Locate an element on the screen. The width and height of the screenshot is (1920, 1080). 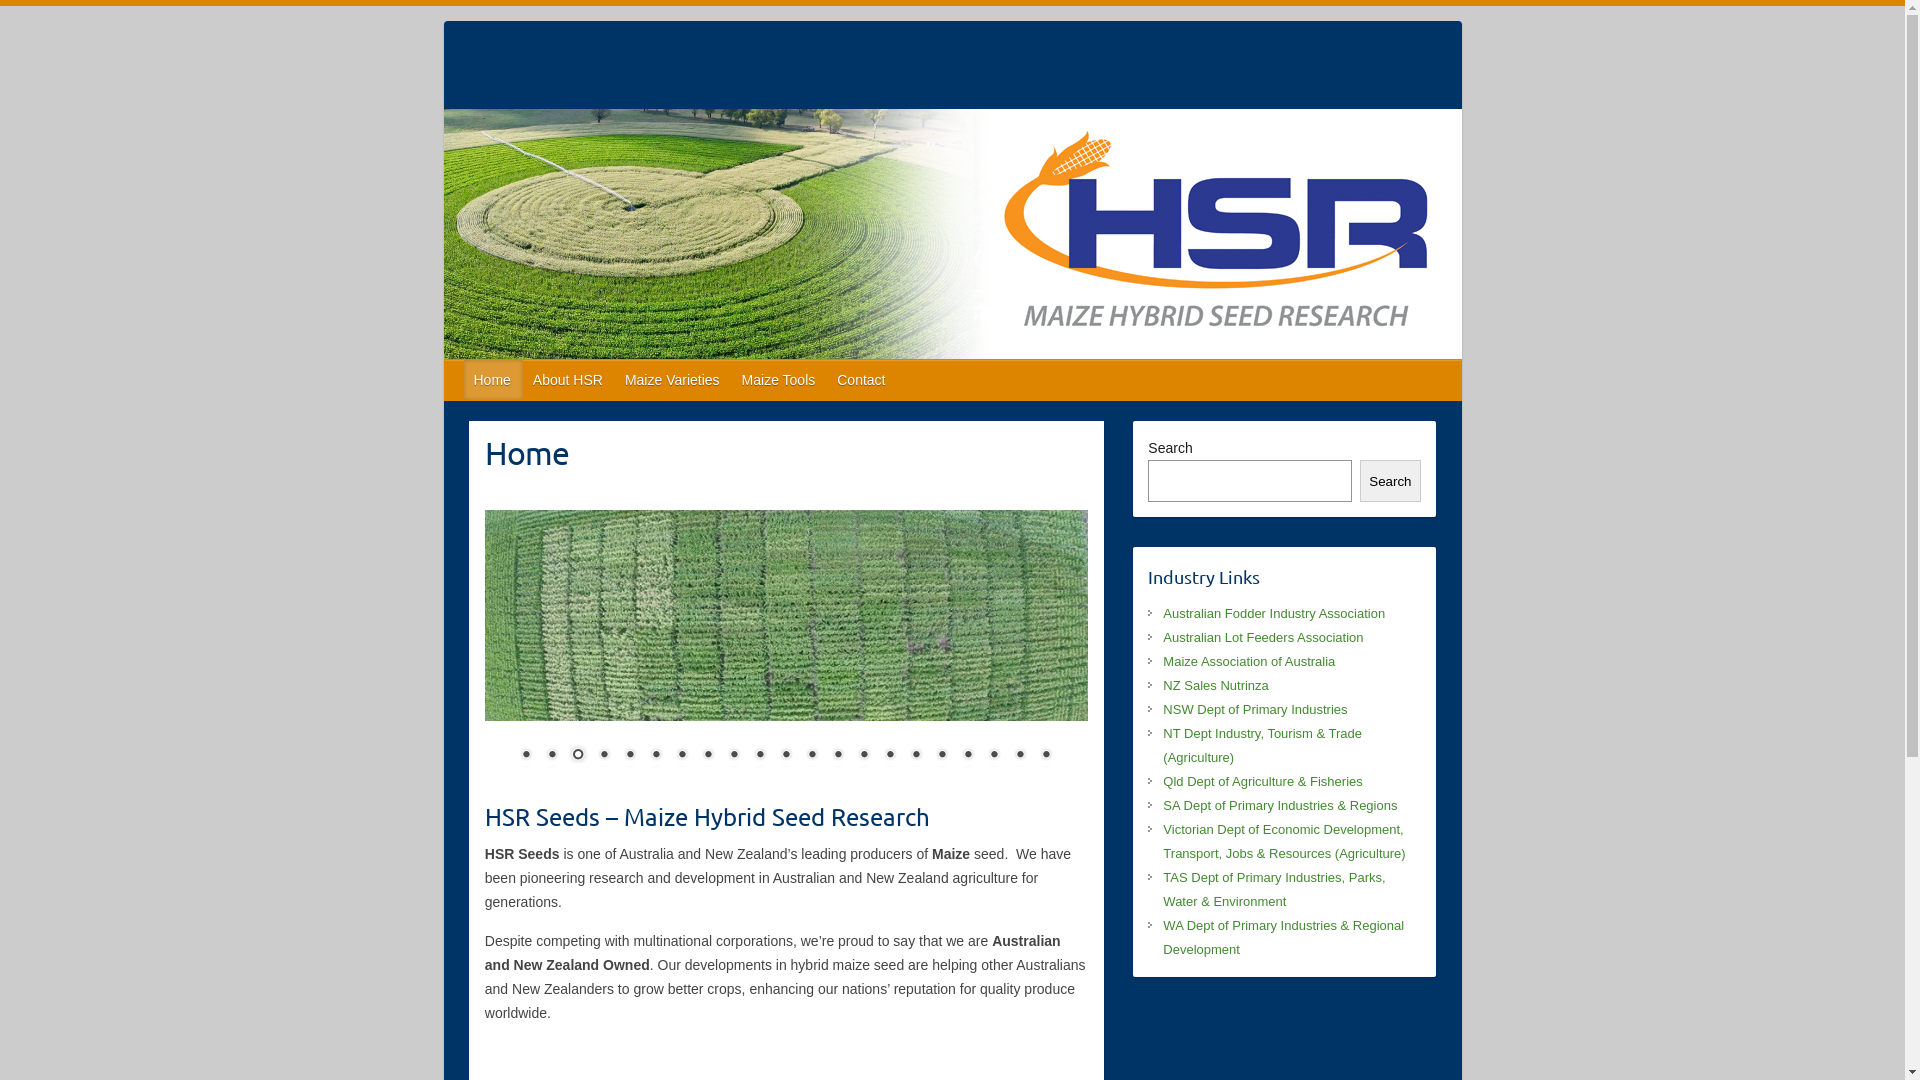
'16' is located at coordinates (915, 756).